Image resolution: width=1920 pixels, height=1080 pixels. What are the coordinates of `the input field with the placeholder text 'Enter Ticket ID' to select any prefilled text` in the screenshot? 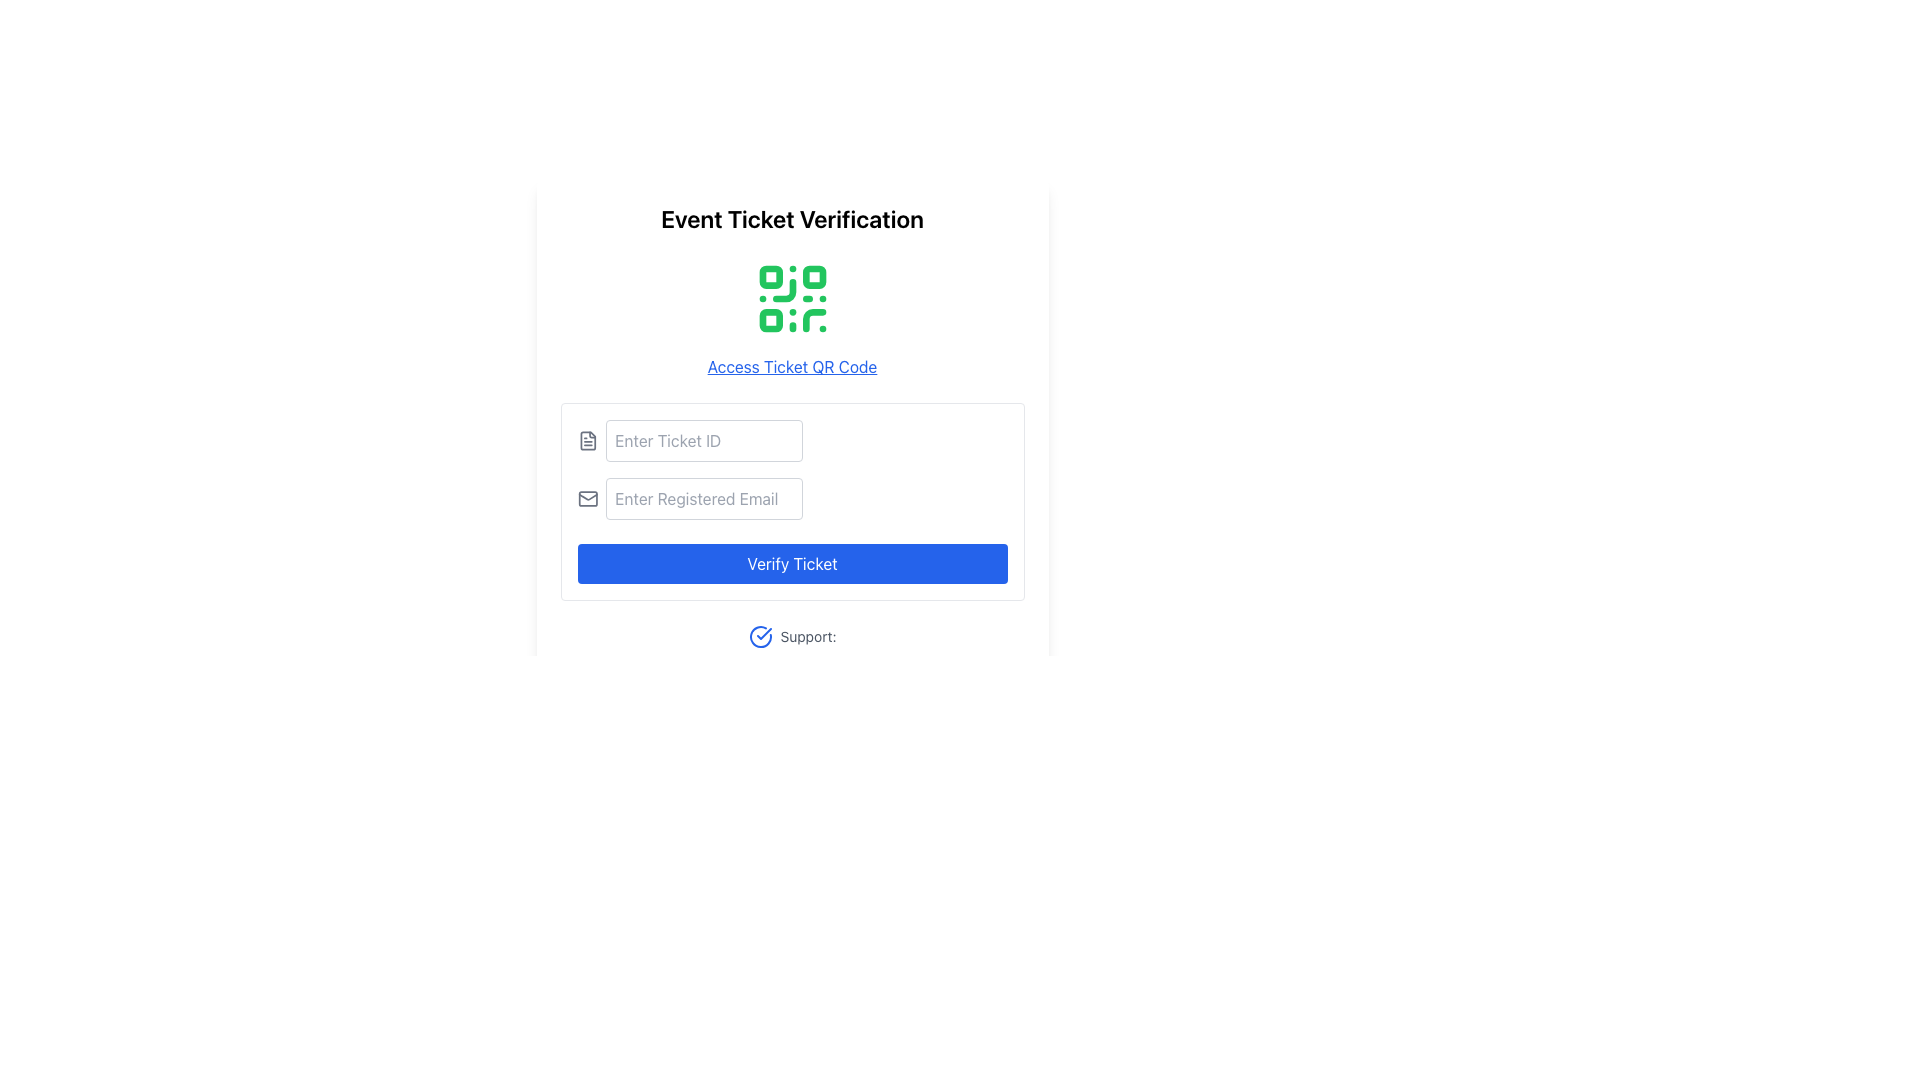 It's located at (704, 439).